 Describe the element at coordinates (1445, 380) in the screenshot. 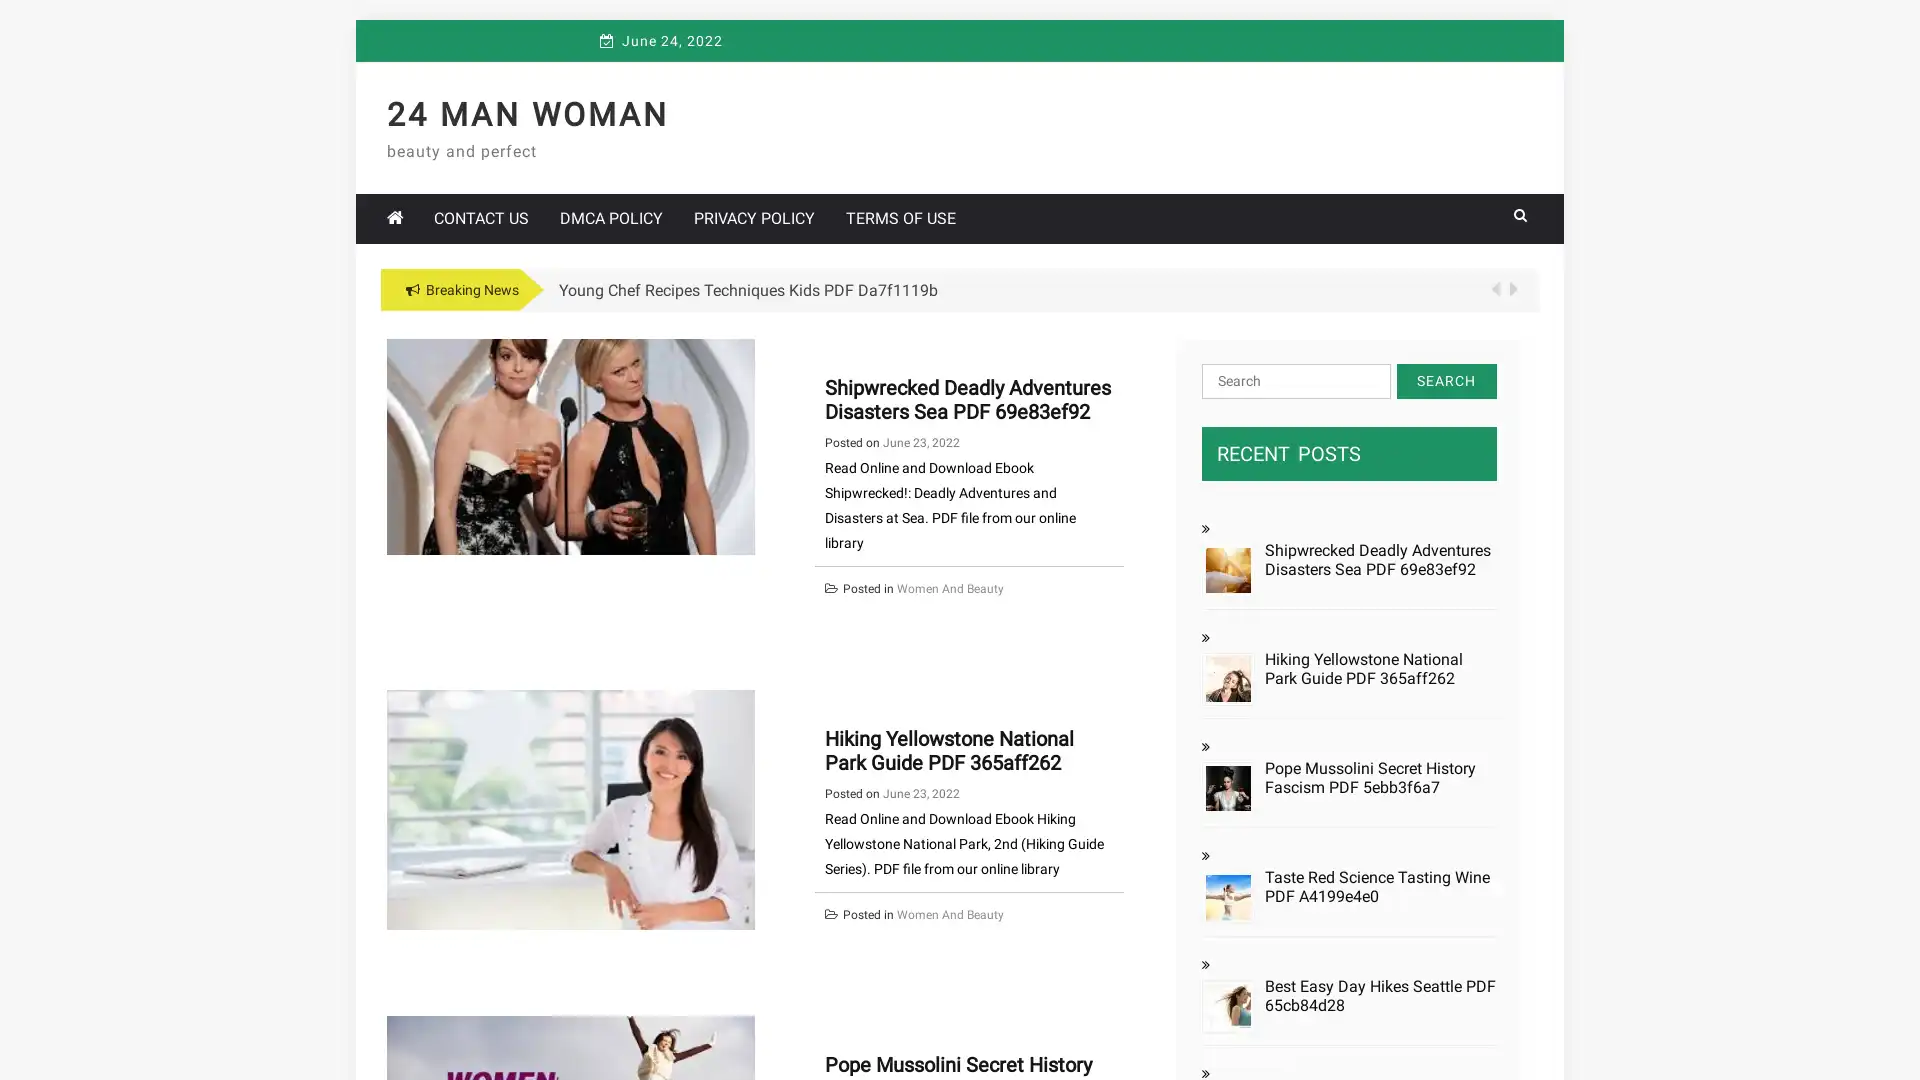

I see `Search` at that location.